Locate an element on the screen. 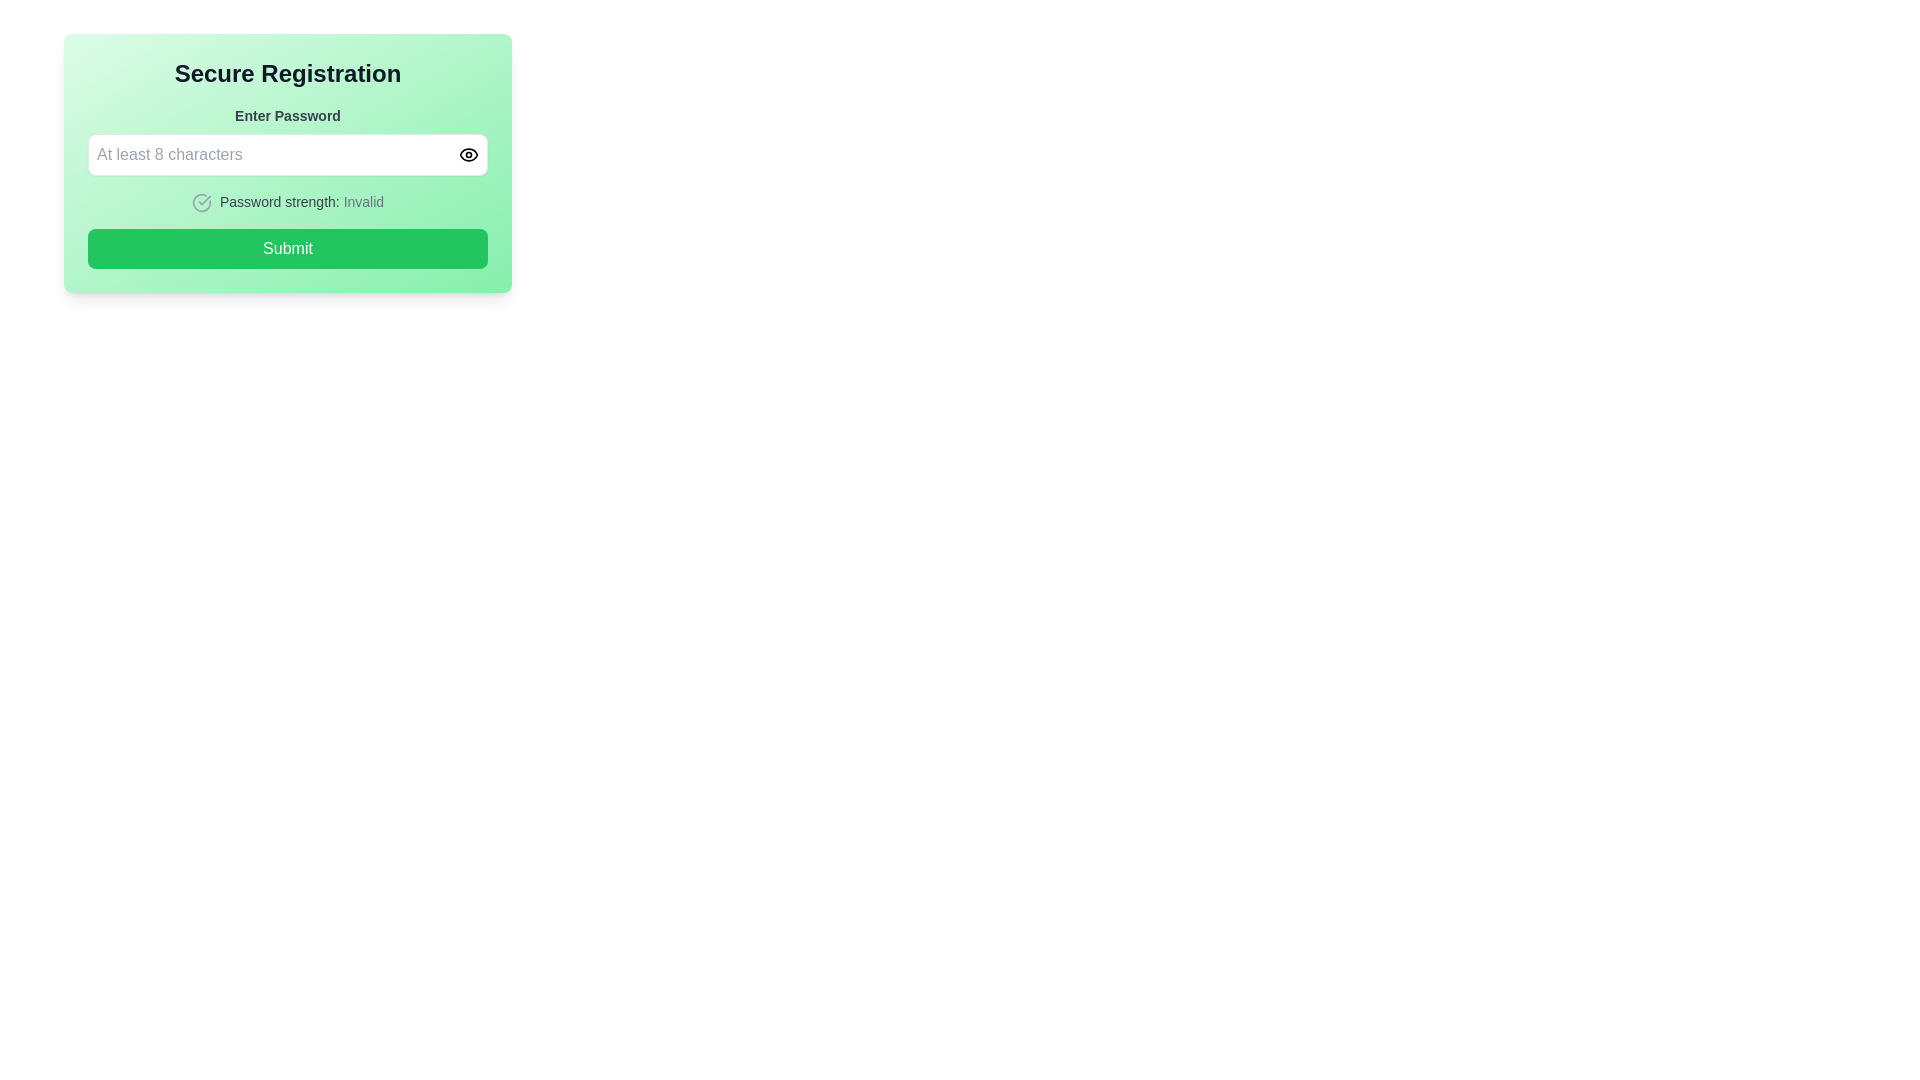  text content of the text label displaying 'Invalid' in gray color, which is positioned next to the 'Password strength:' label is located at coordinates (363, 201).